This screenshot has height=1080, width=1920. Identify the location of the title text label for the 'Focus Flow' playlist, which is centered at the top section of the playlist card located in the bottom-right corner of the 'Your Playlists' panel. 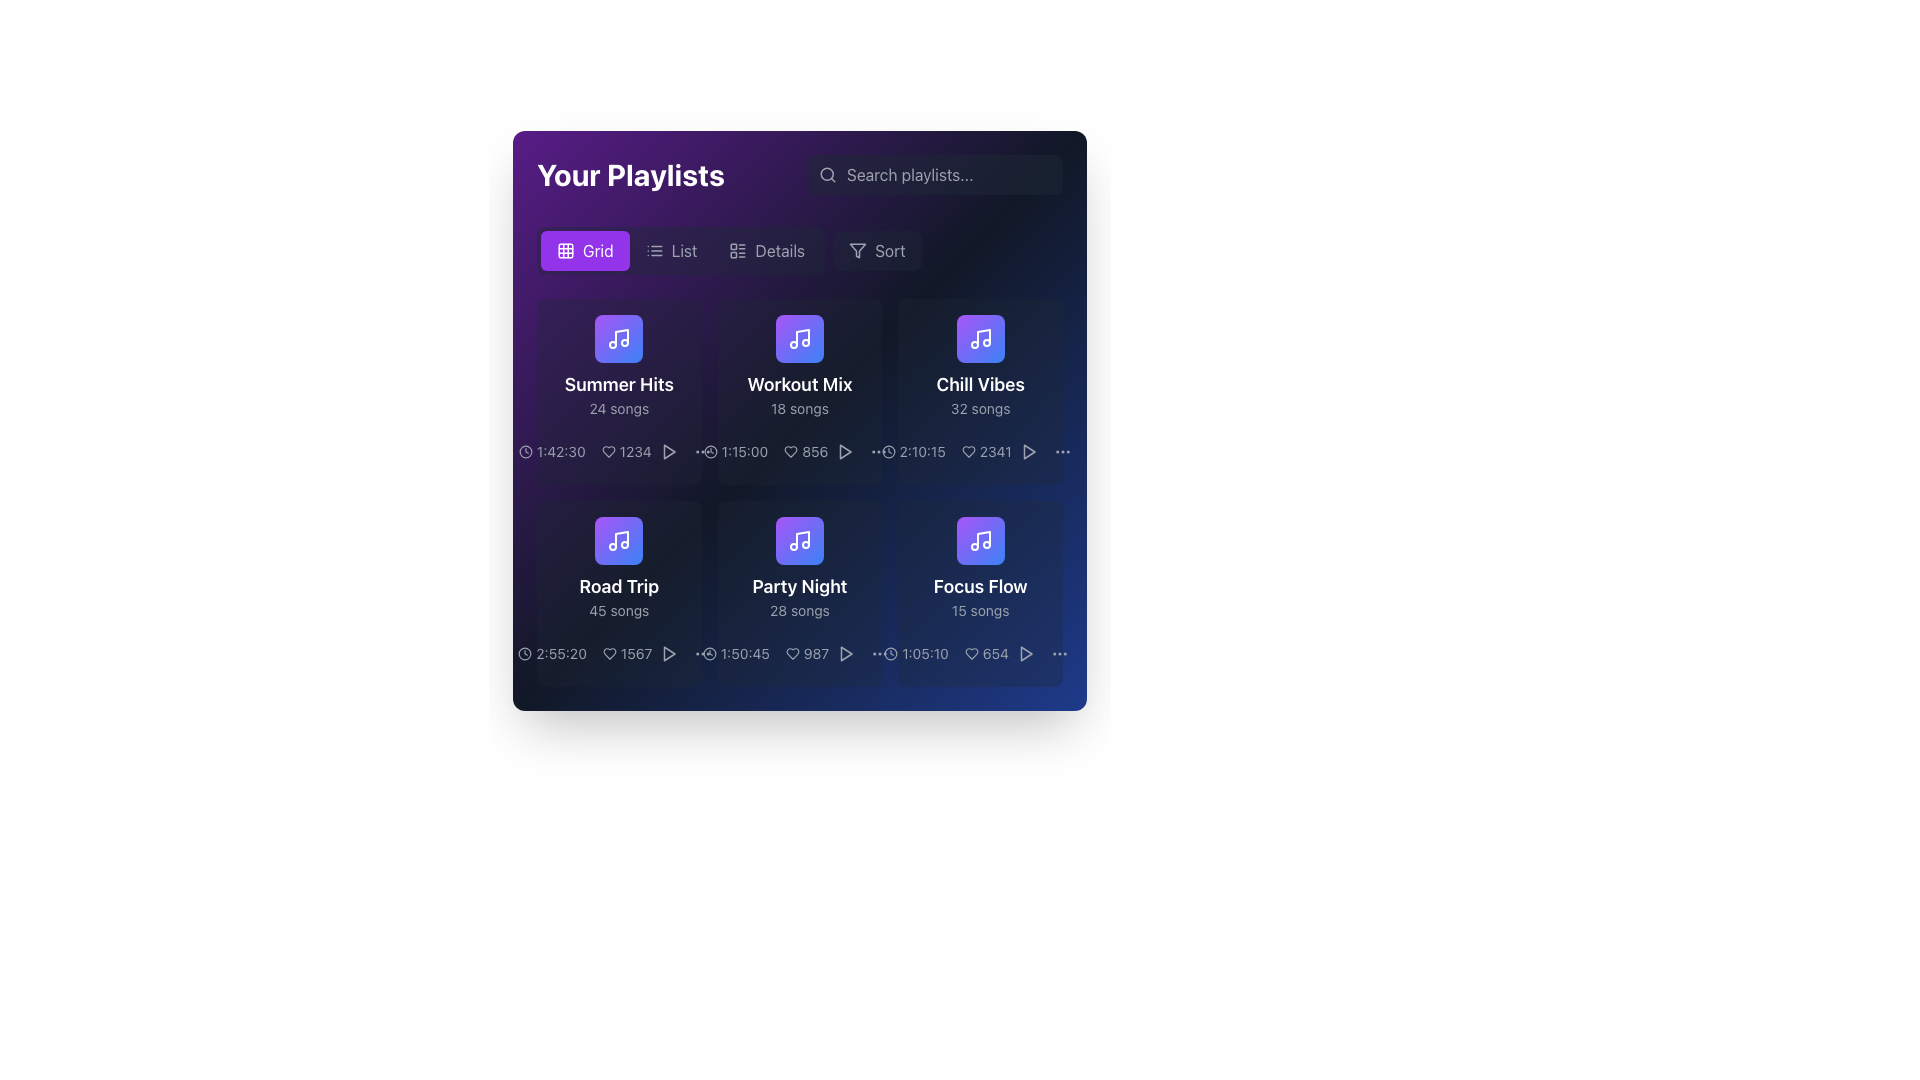
(980, 585).